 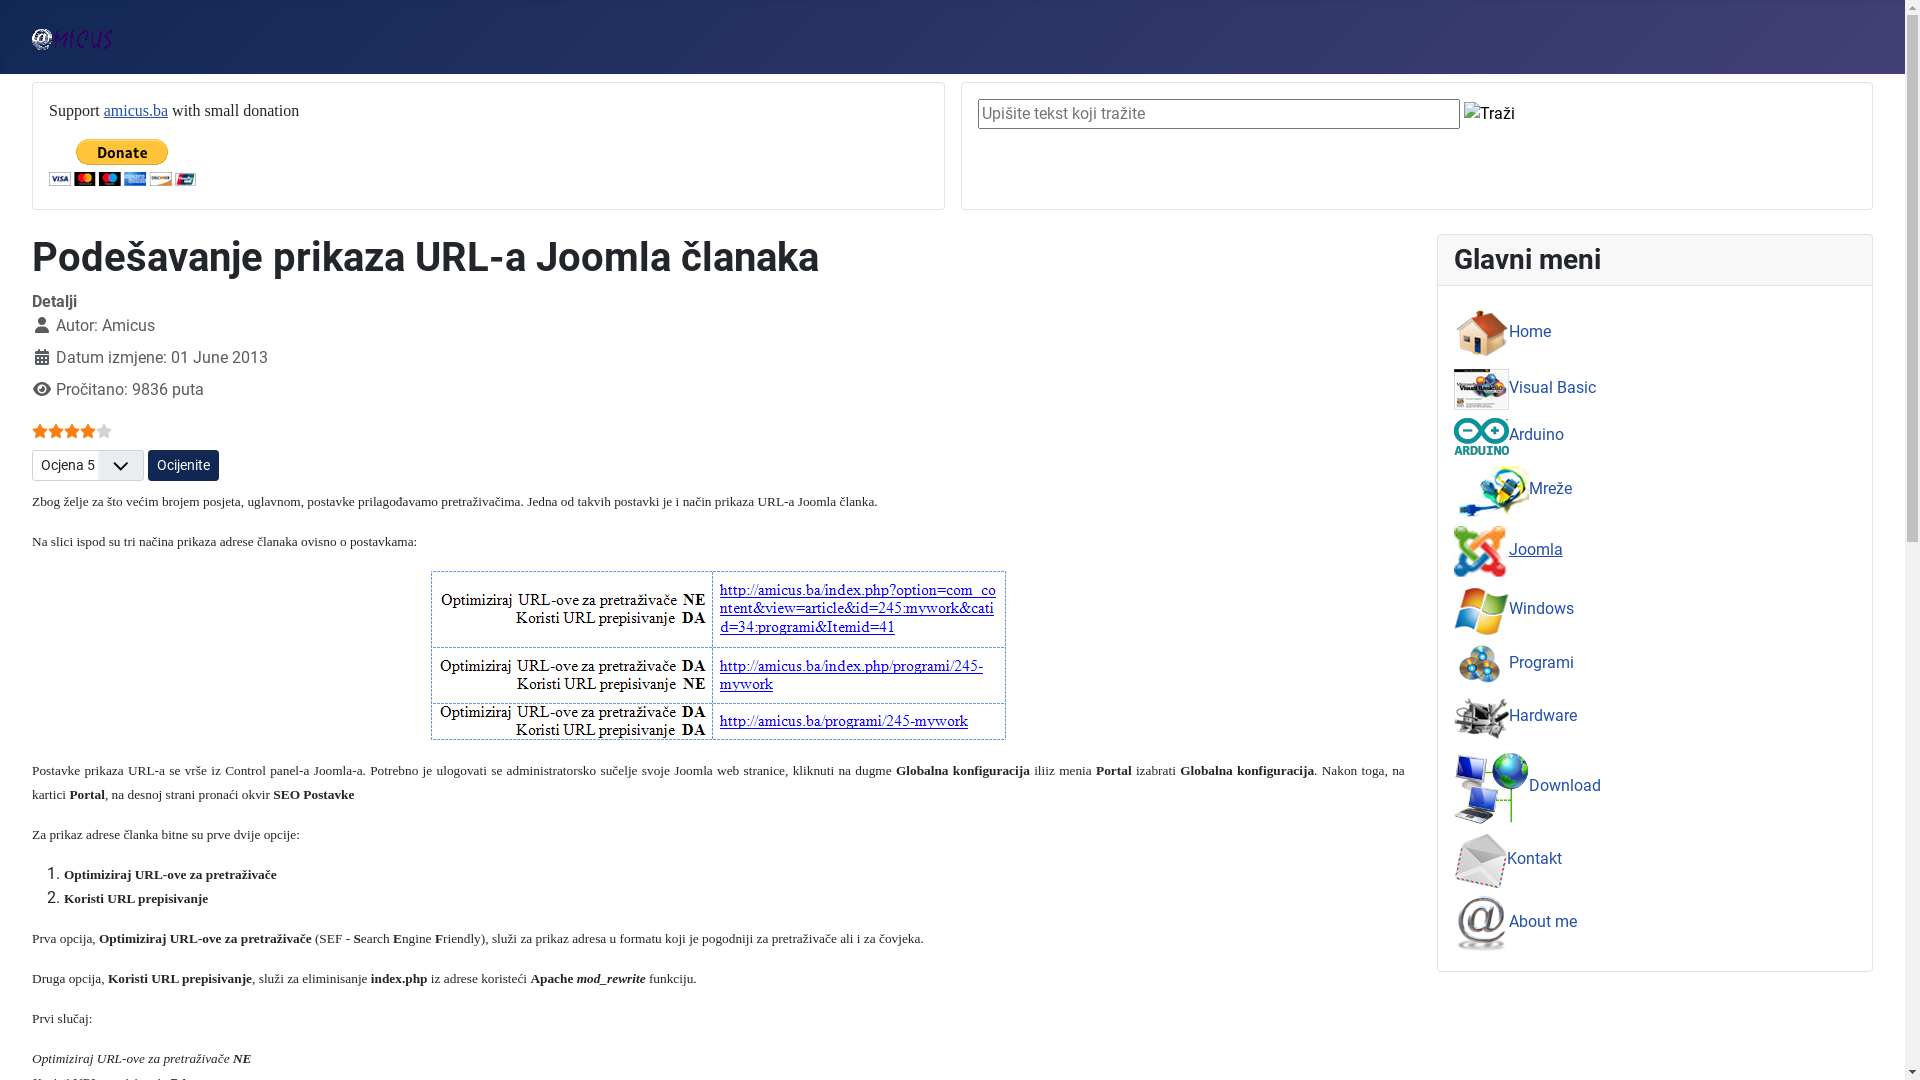 What do you see at coordinates (1454, 662) in the screenshot?
I see `'Programi'` at bounding box center [1454, 662].